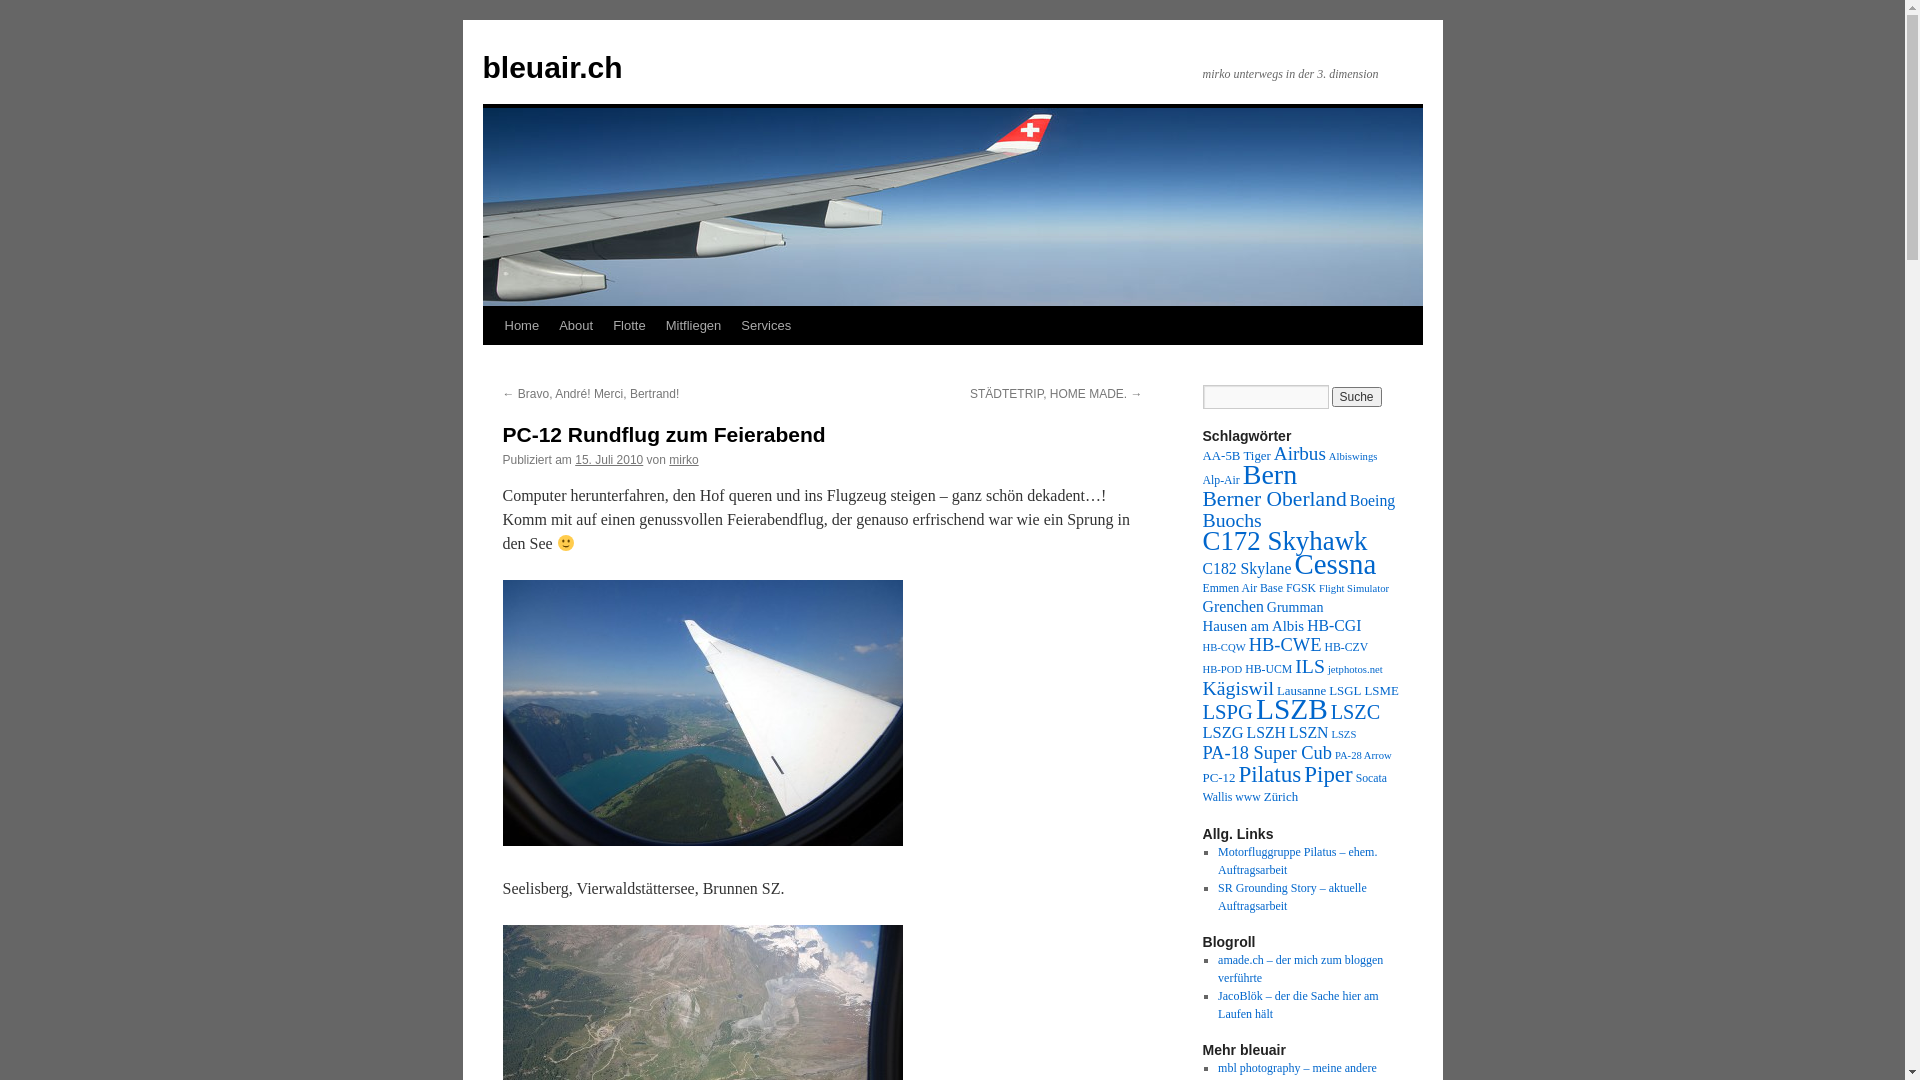  What do you see at coordinates (1237, 773) in the screenshot?
I see `'Pilatus'` at bounding box center [1237, 773].